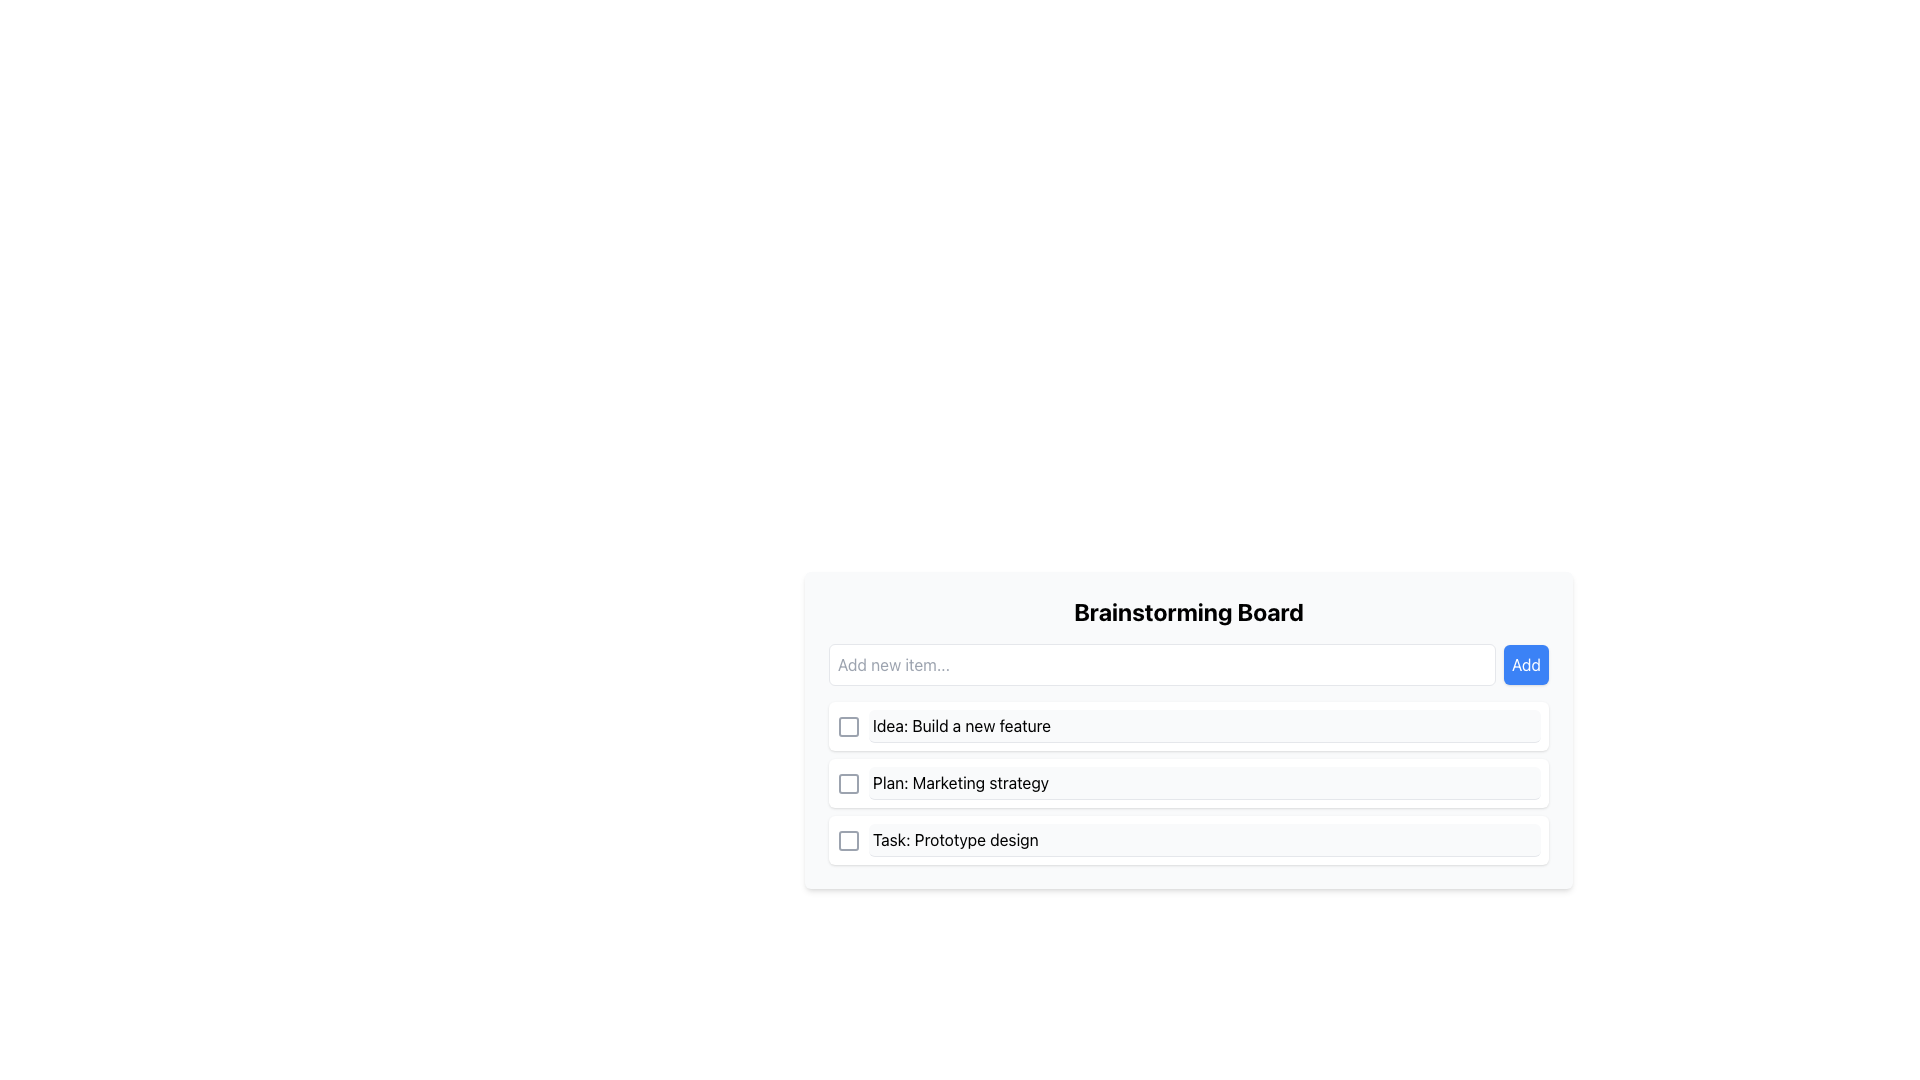 Image resolution: width=1920 pixels, height=1080 pixels. I want to click on the rounded square icon located next to the text 'Plan: Marketing strategy' to interact with it, so click(849, 782).